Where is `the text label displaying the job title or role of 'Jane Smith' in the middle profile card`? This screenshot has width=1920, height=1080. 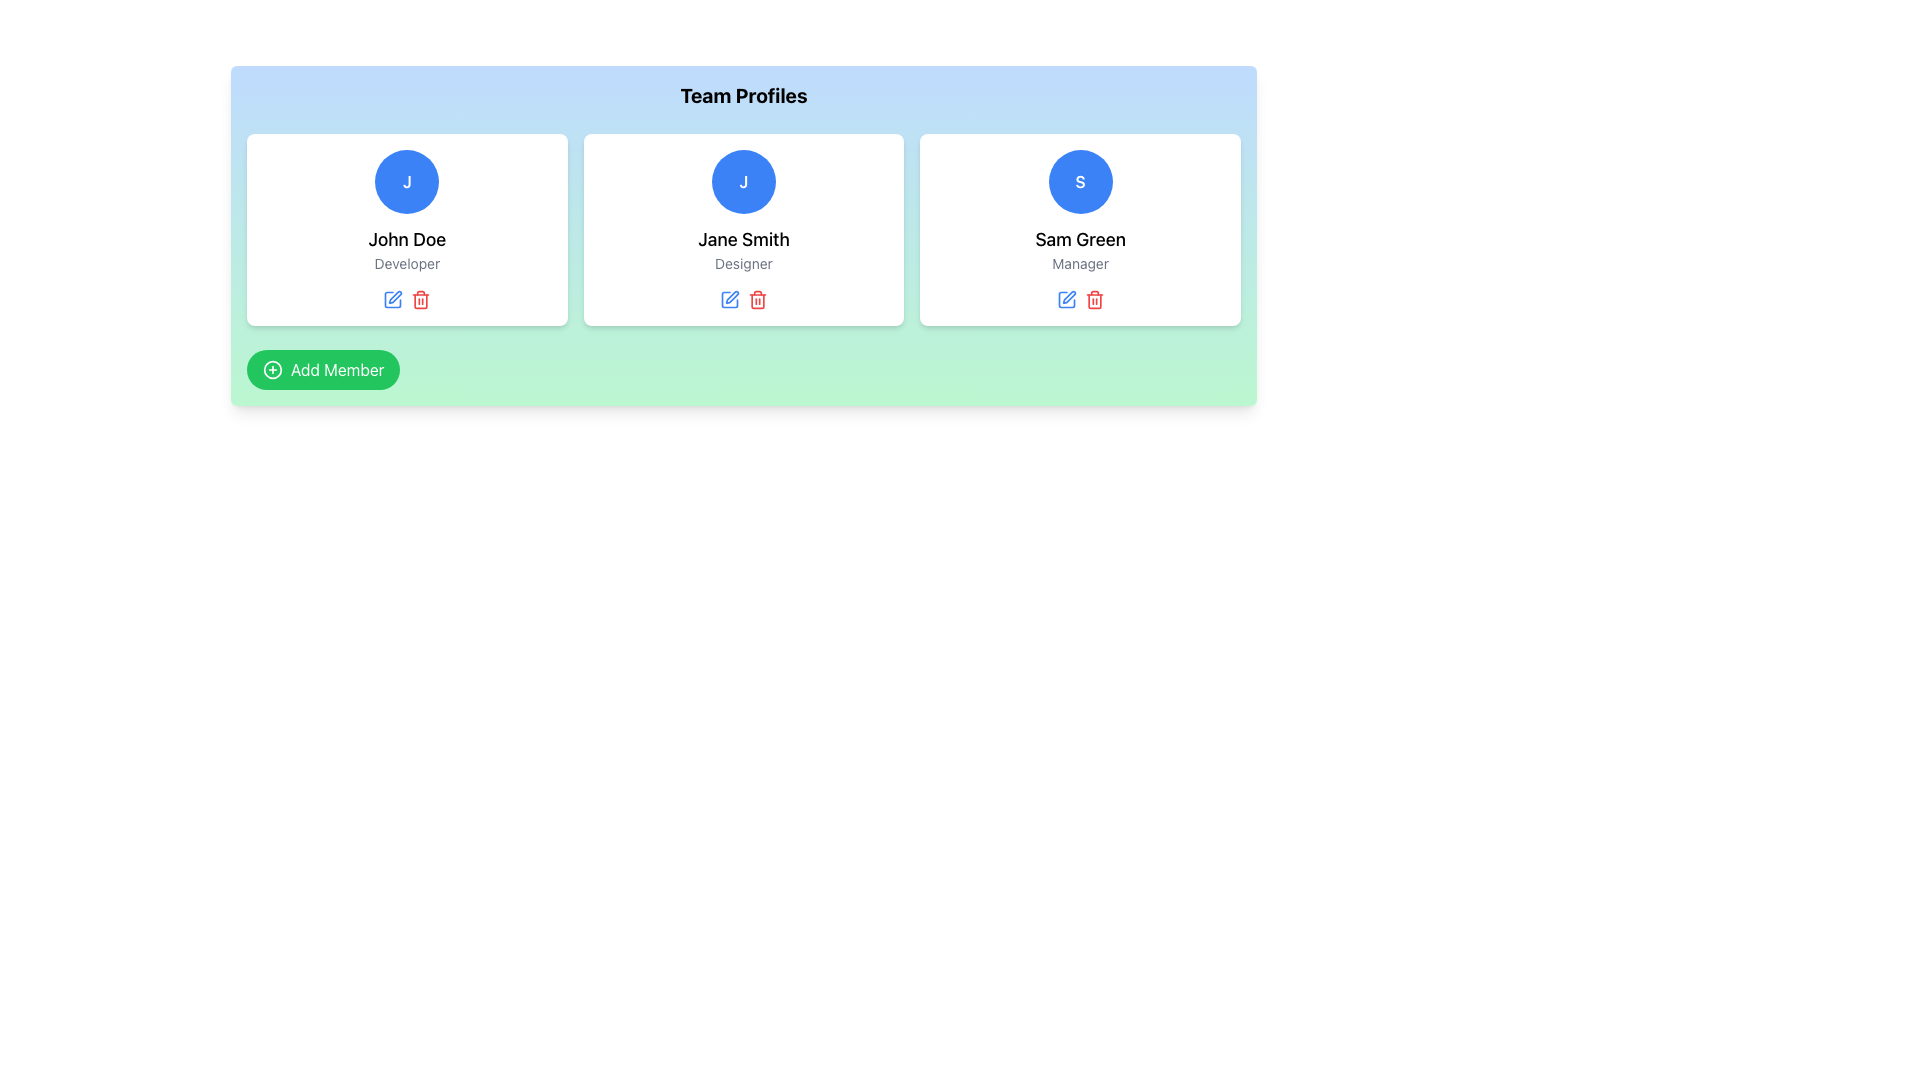
the text label displaying the job title or role of 'Jane Smith' in the middle profile card is located at coordinates (743, 262).